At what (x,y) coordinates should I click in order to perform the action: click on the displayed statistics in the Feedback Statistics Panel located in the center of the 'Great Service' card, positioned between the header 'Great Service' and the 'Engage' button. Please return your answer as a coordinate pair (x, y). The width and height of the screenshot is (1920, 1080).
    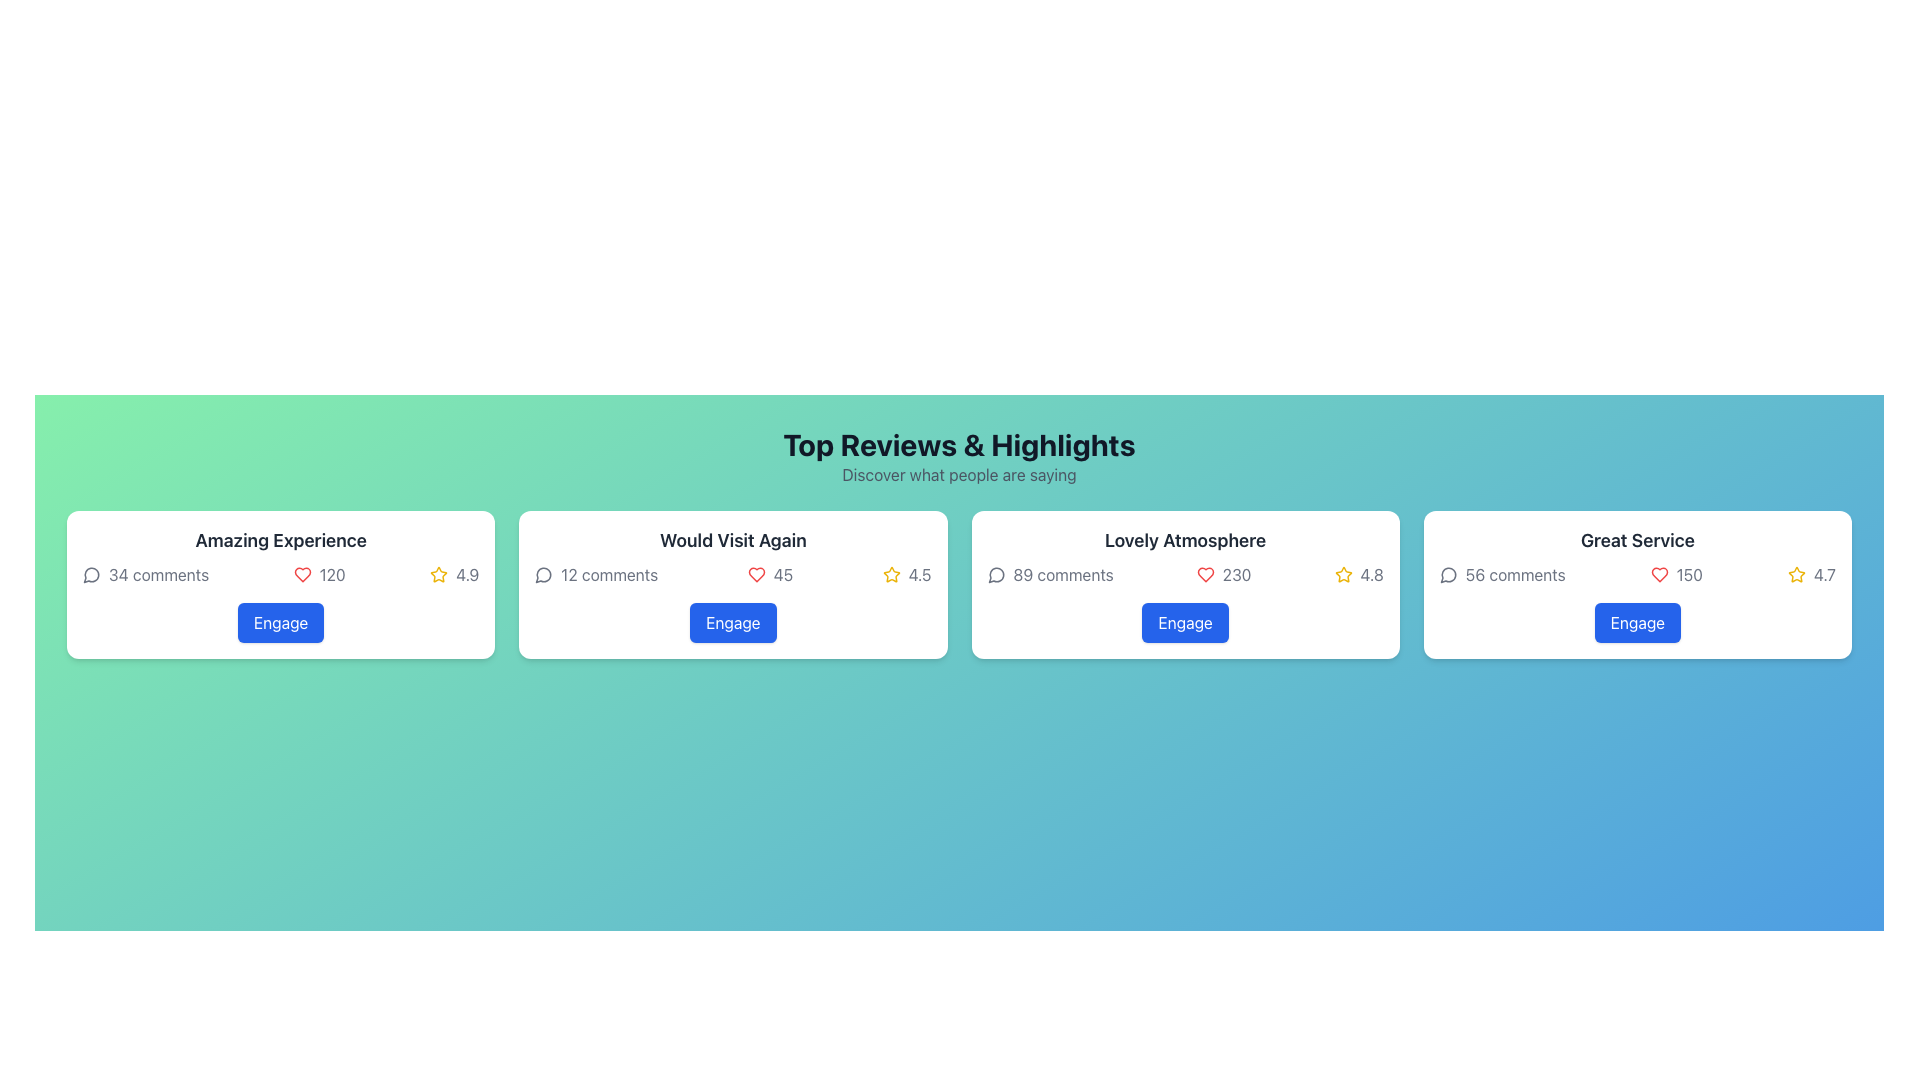
    Looking at the image, I should click on (1637, 574).